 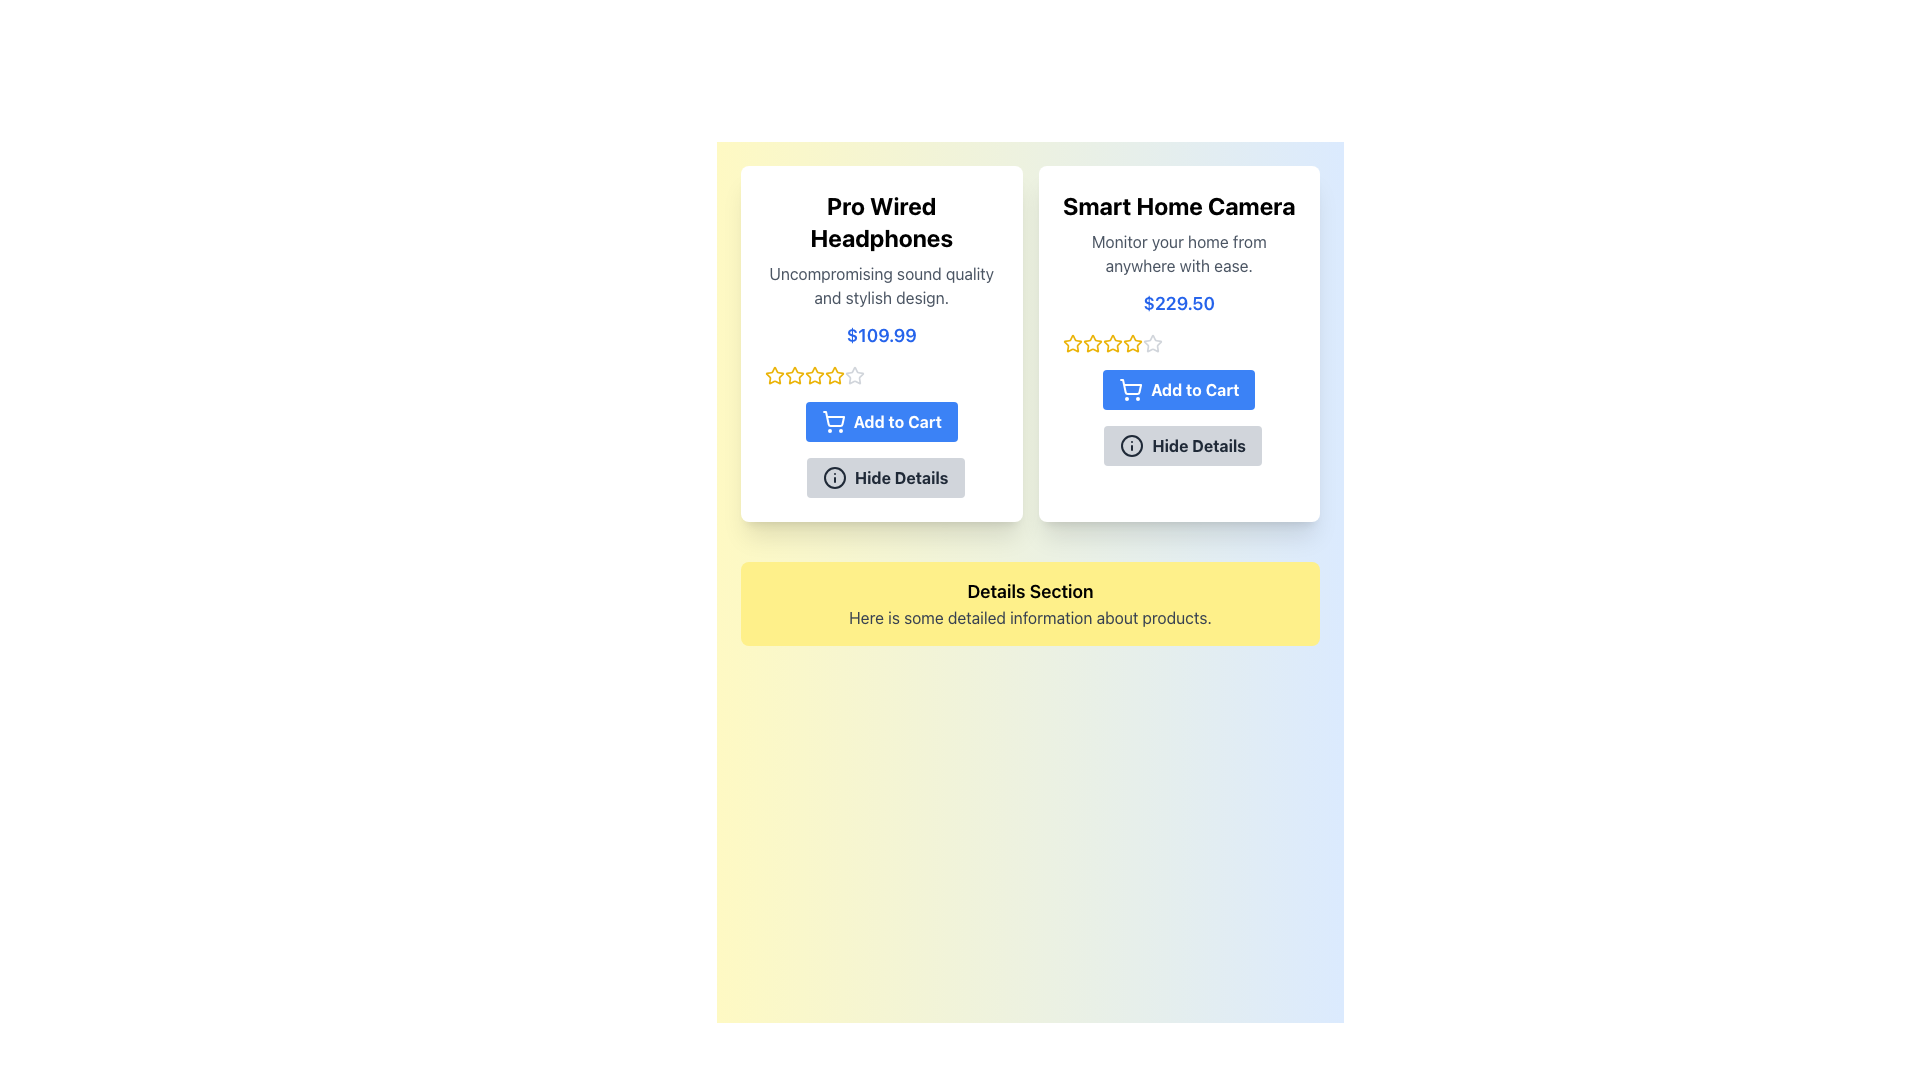 I want to click on price displayed on the text label located centrally below the product description of 'Pro Wired Headphones', so click(x=880, y=334).